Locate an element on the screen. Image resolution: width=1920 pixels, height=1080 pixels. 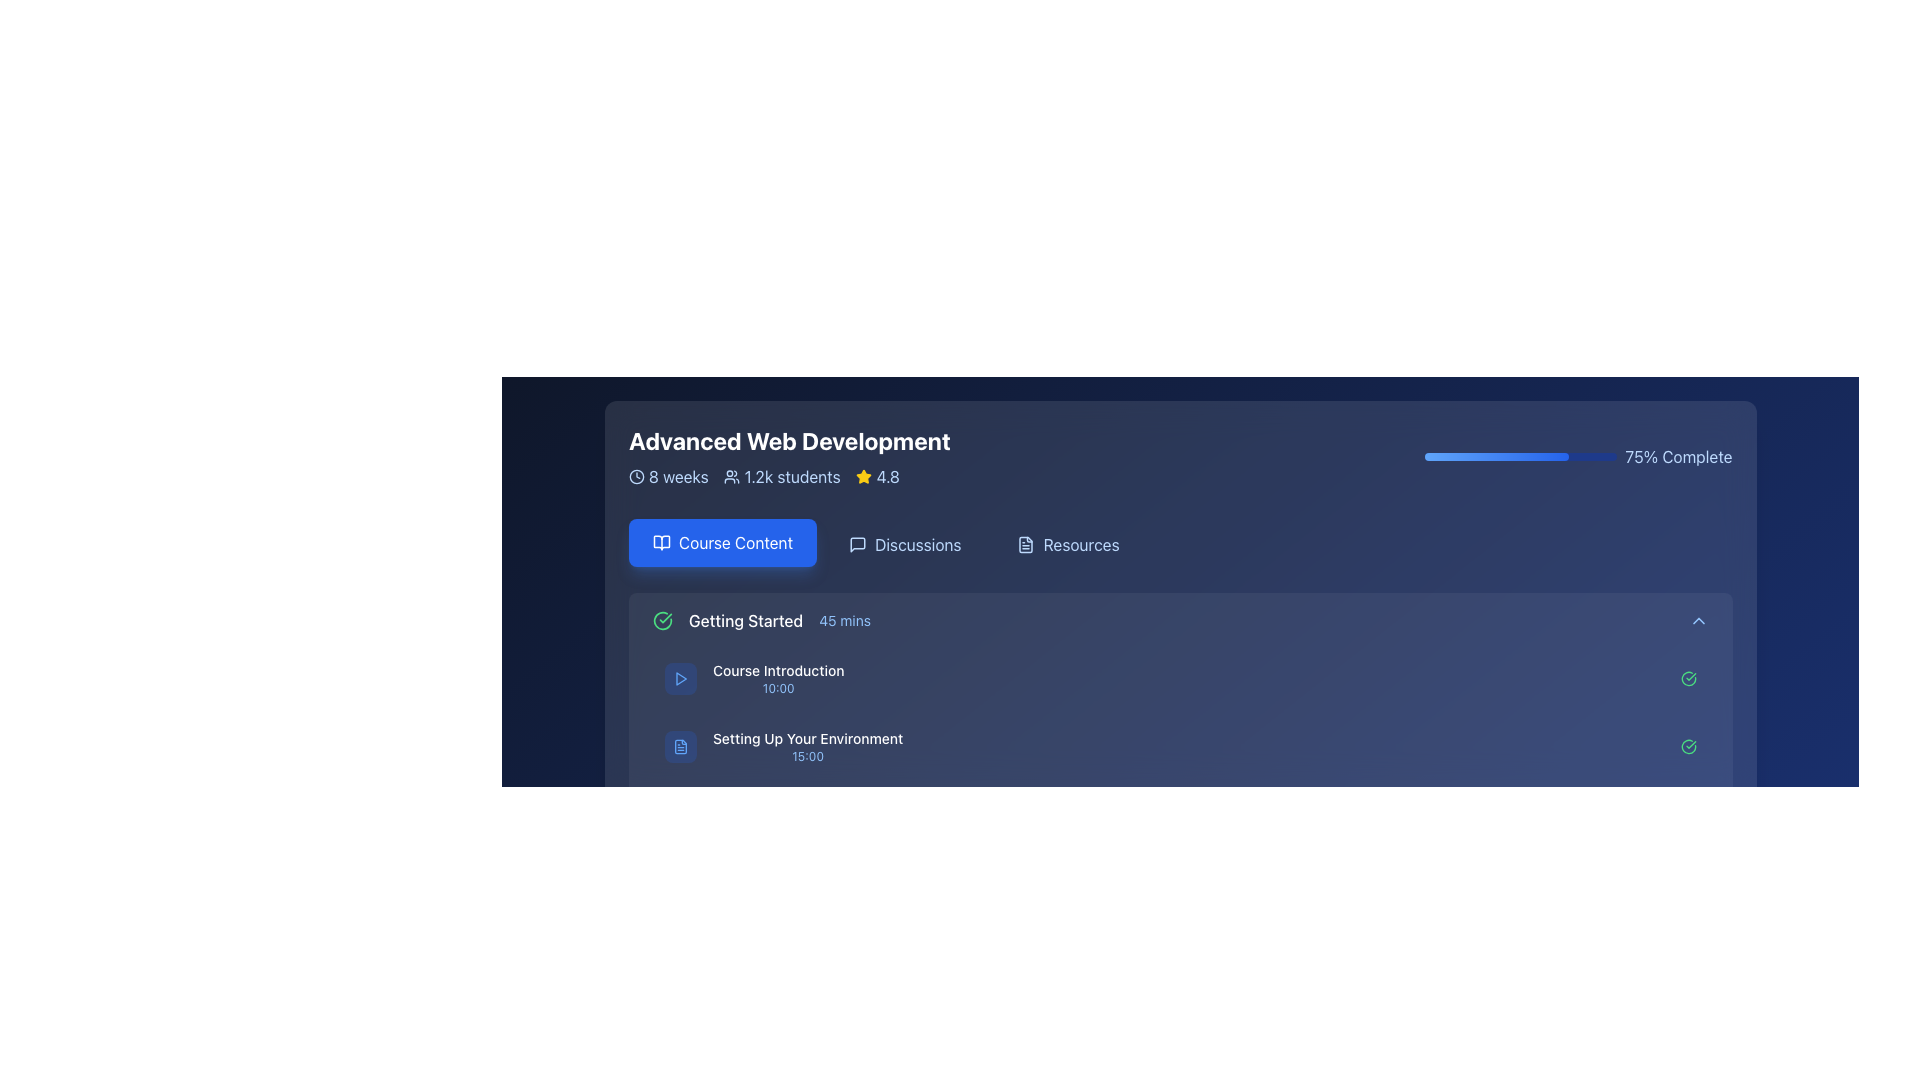
the circular icon with a green border and checkmark inside it, located at the far right of the list item labeled 'Setting Up Your Environment 15:00' is located at coordinates (1687, 747).